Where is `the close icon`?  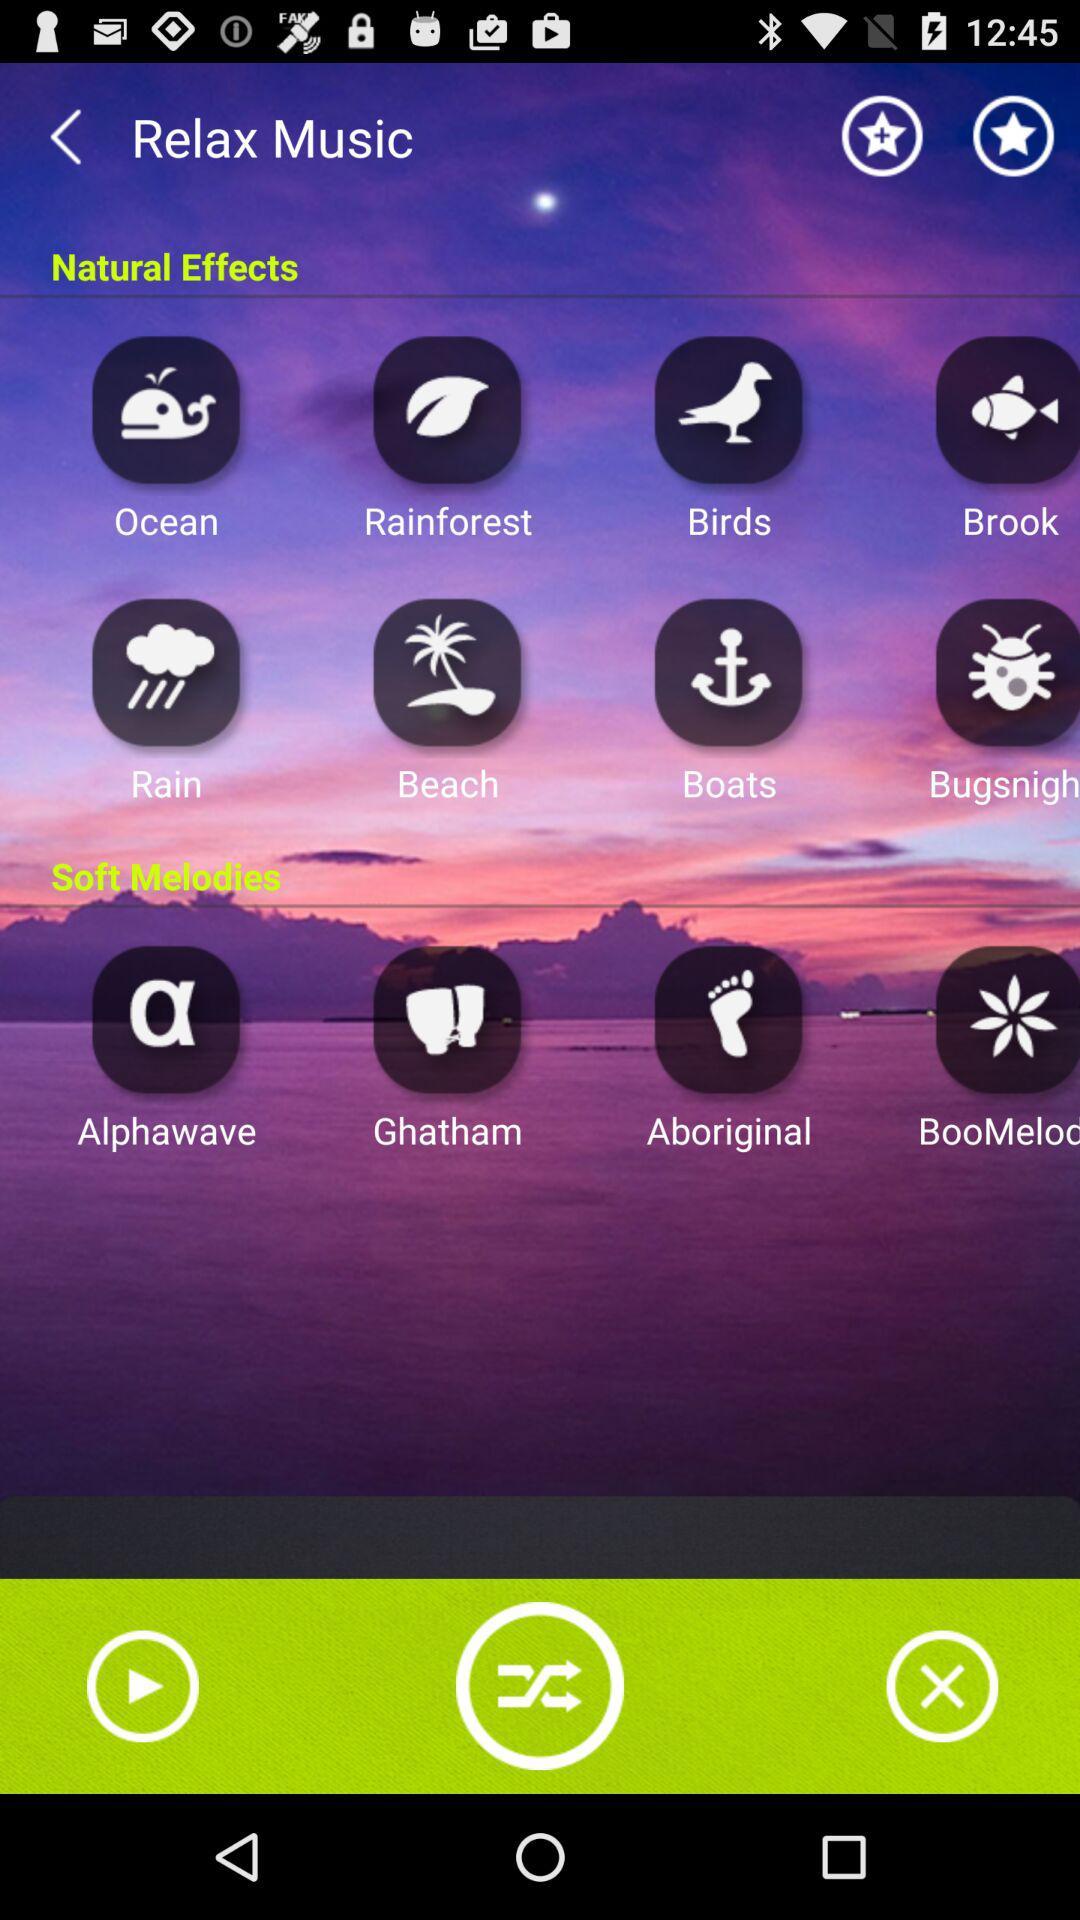 the close icon is located at coordinates (942, 1804).